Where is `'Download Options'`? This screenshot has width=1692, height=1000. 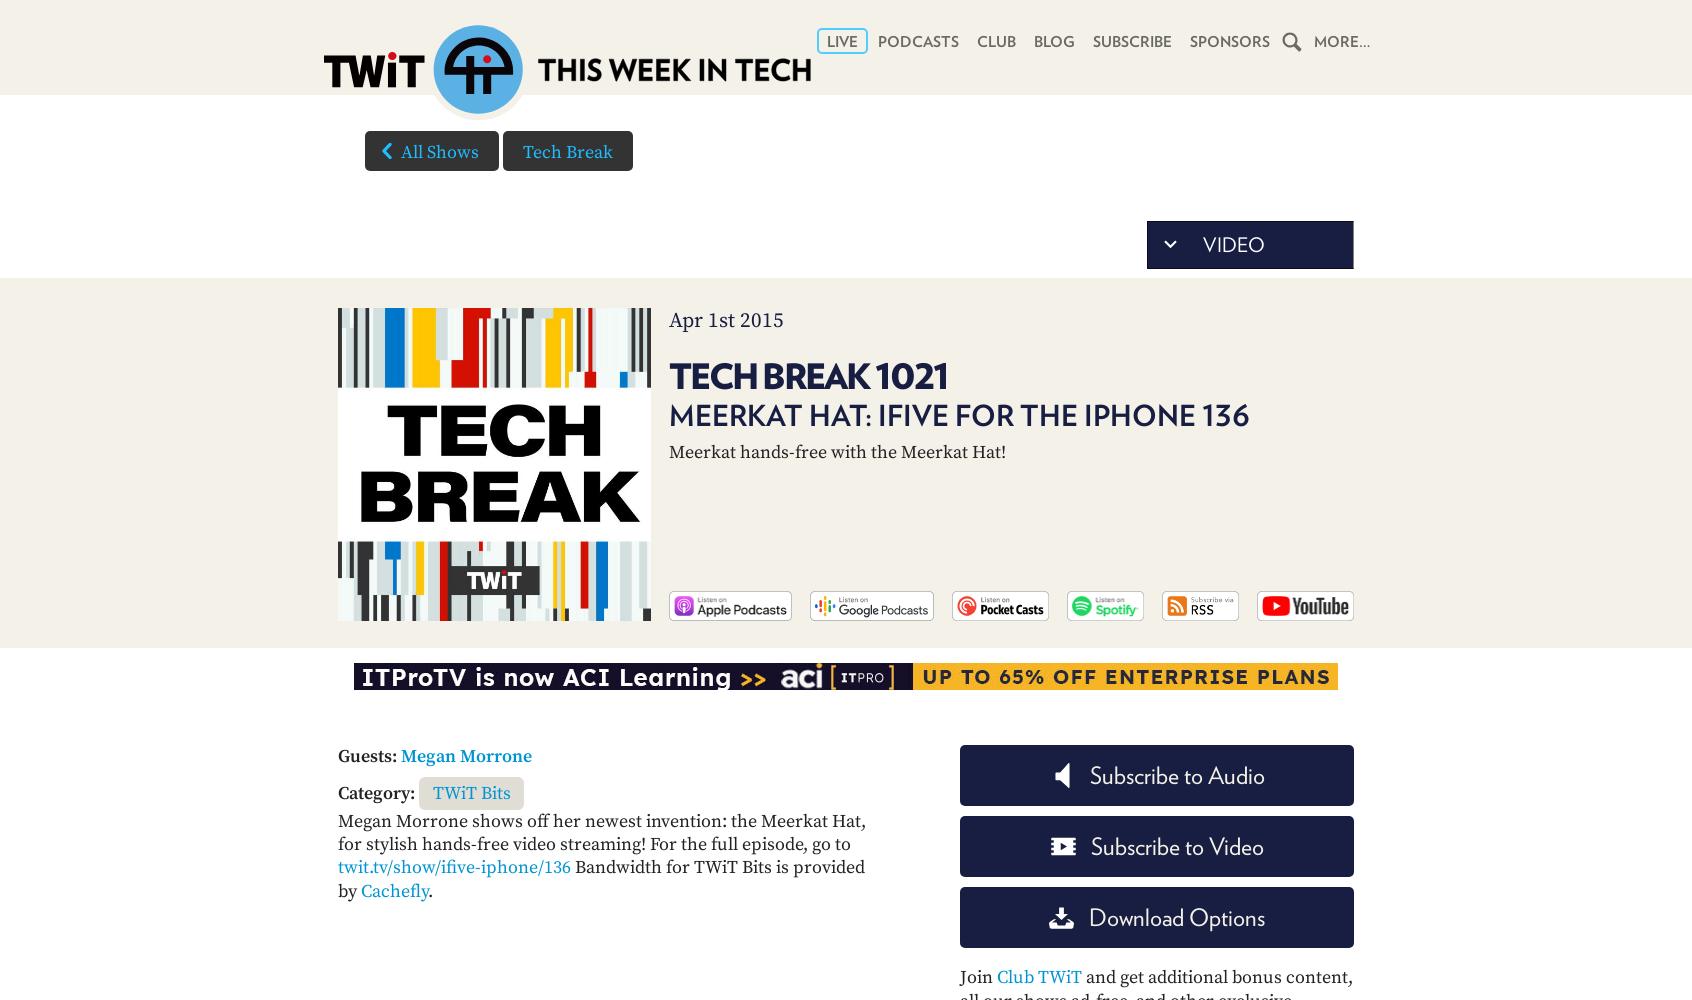 'Download Options' is located at coordinates (1175, 917).